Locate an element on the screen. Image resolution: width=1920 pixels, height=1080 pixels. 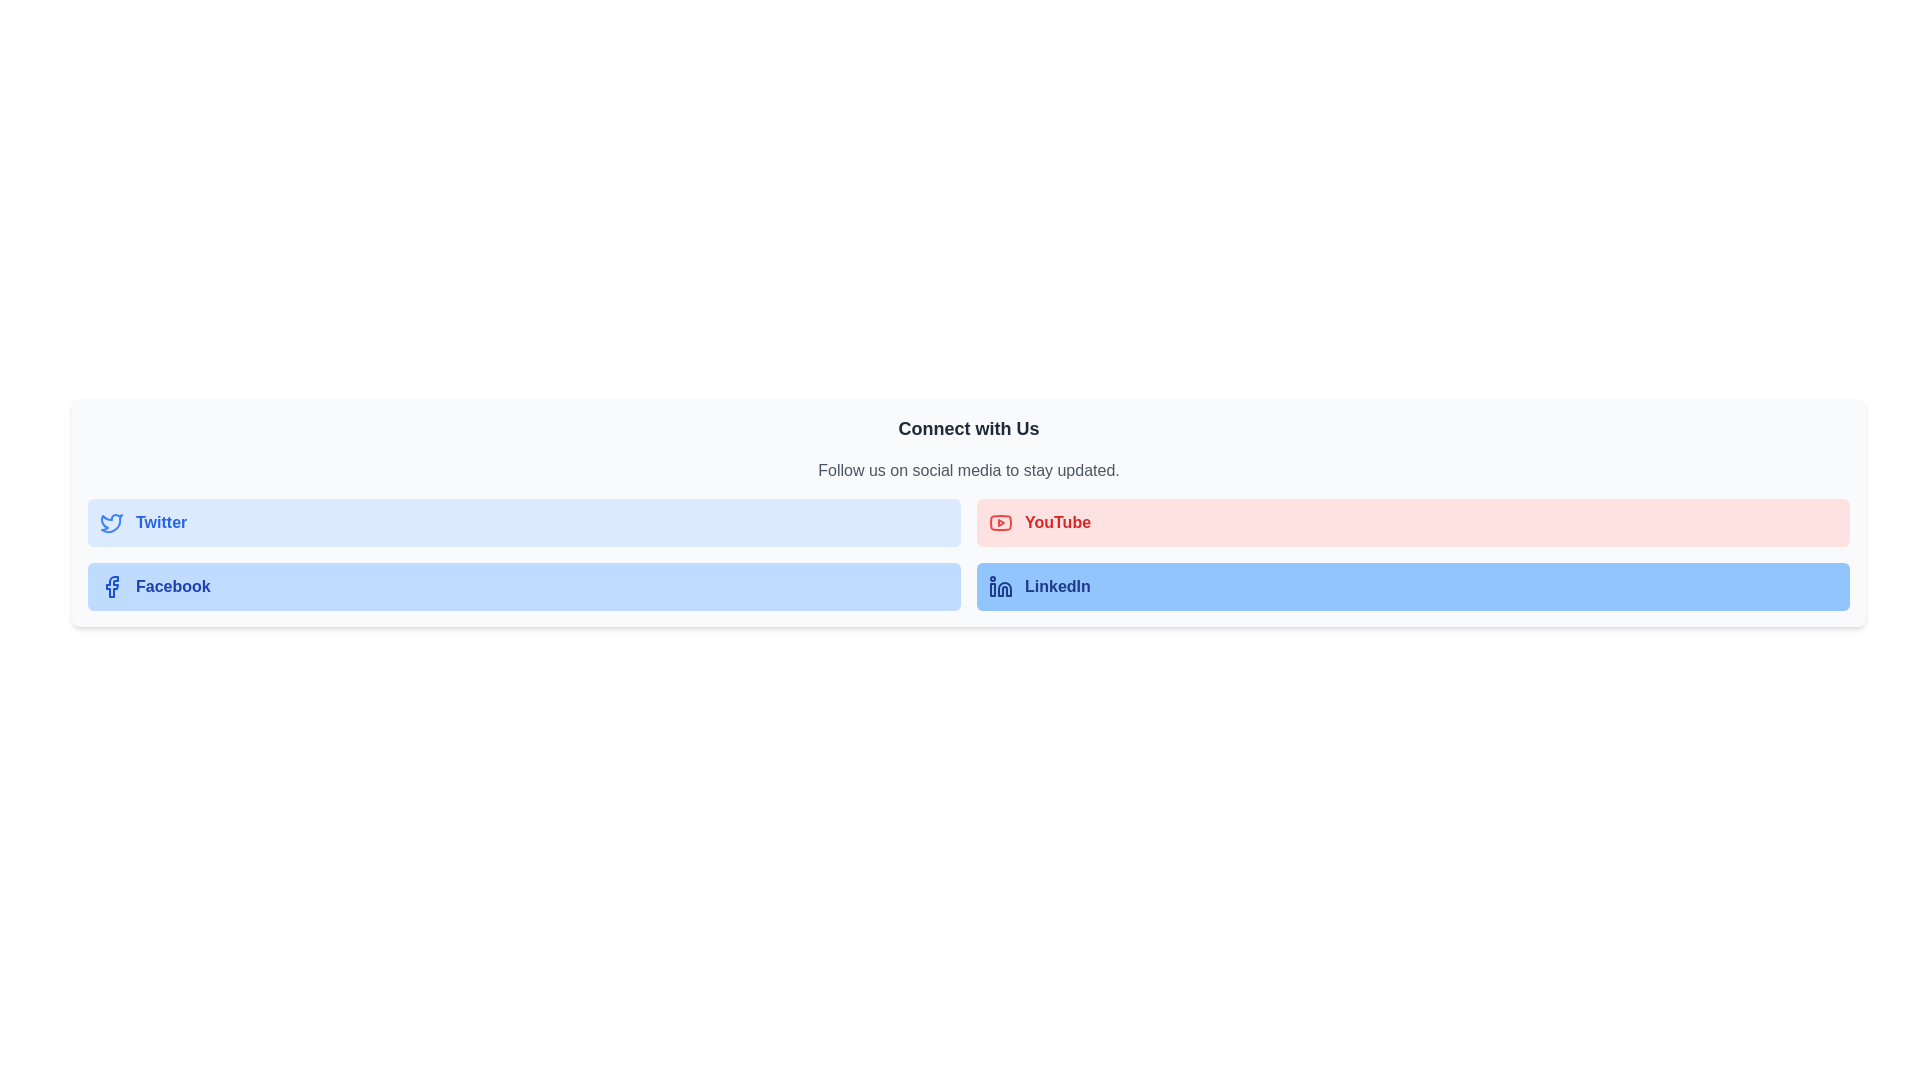
the central and larger inner detail of the LinkedIn icon located in the bottom-right corner of the row labeled 'LinkedIn' is located at coordinates (1004, 588).